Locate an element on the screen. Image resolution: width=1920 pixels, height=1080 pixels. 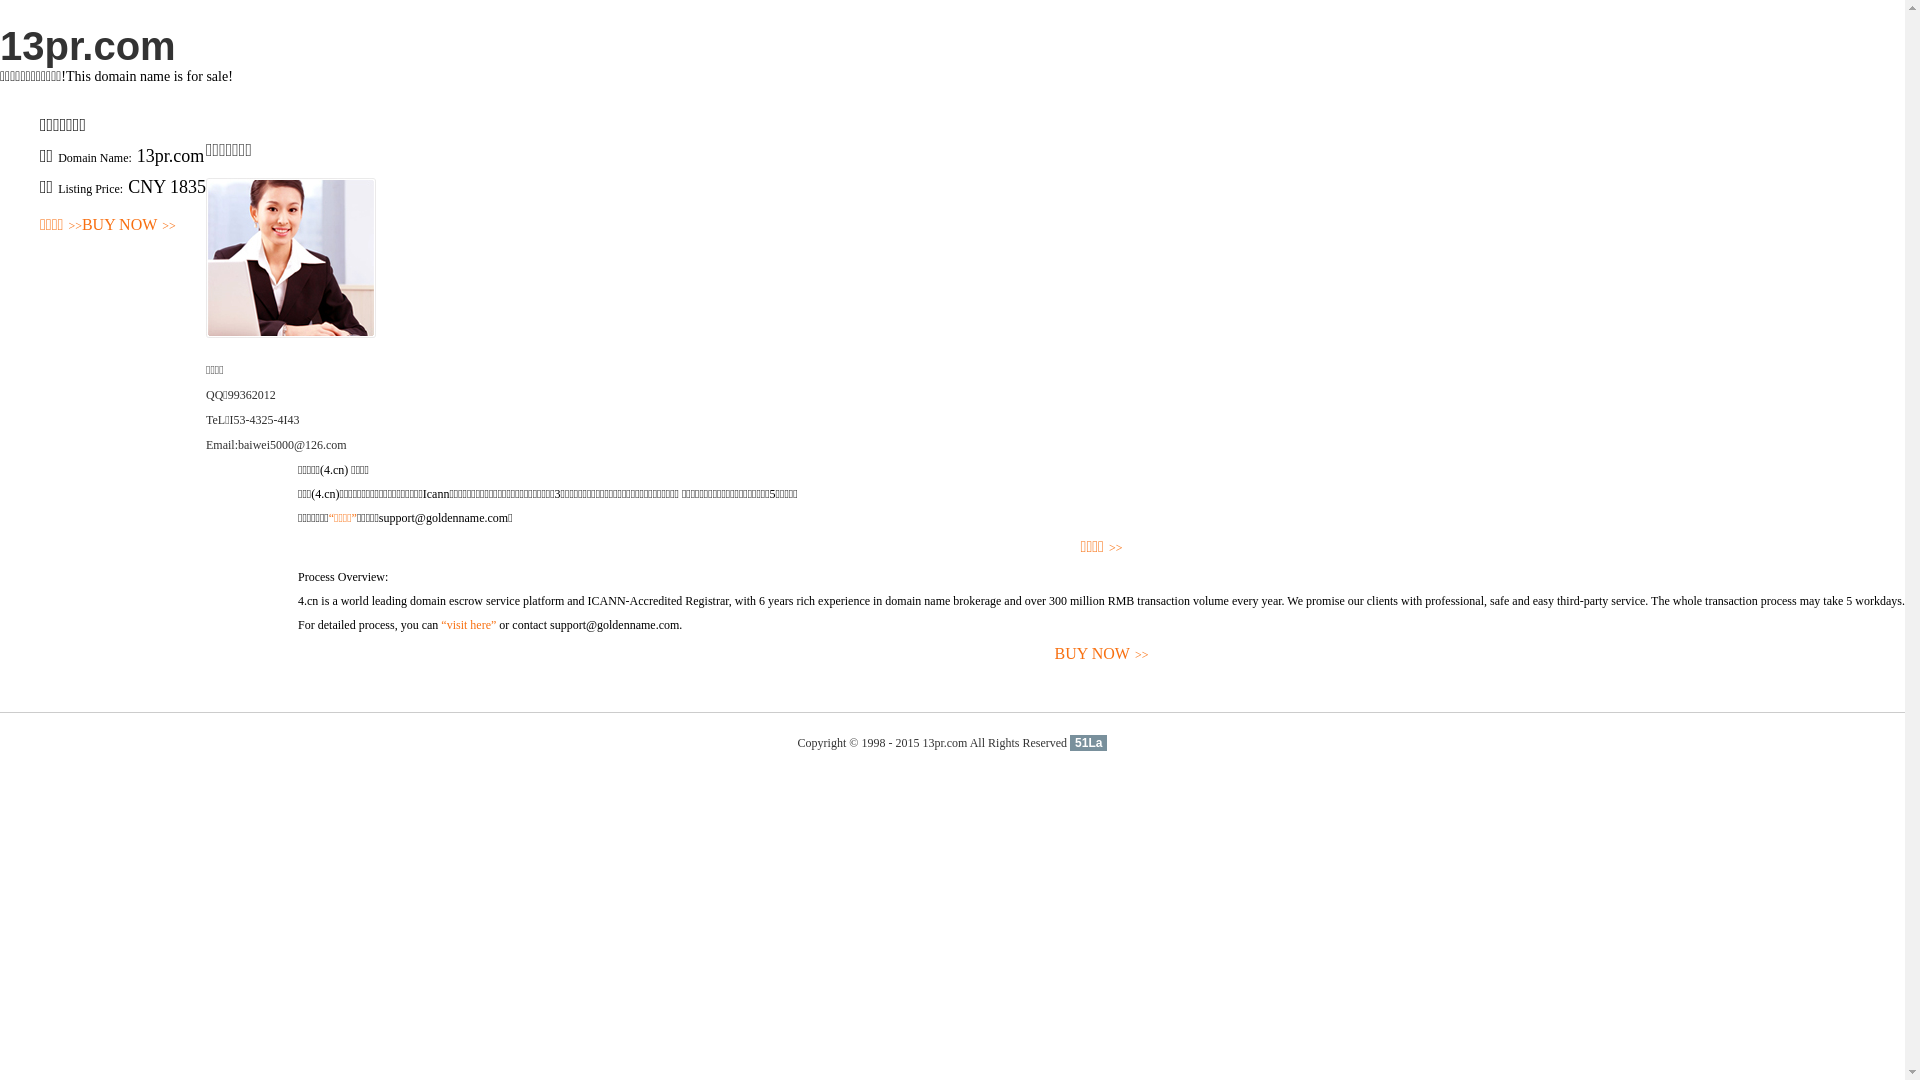
'BUY NOW>>' is located at coordinates (296, 654).